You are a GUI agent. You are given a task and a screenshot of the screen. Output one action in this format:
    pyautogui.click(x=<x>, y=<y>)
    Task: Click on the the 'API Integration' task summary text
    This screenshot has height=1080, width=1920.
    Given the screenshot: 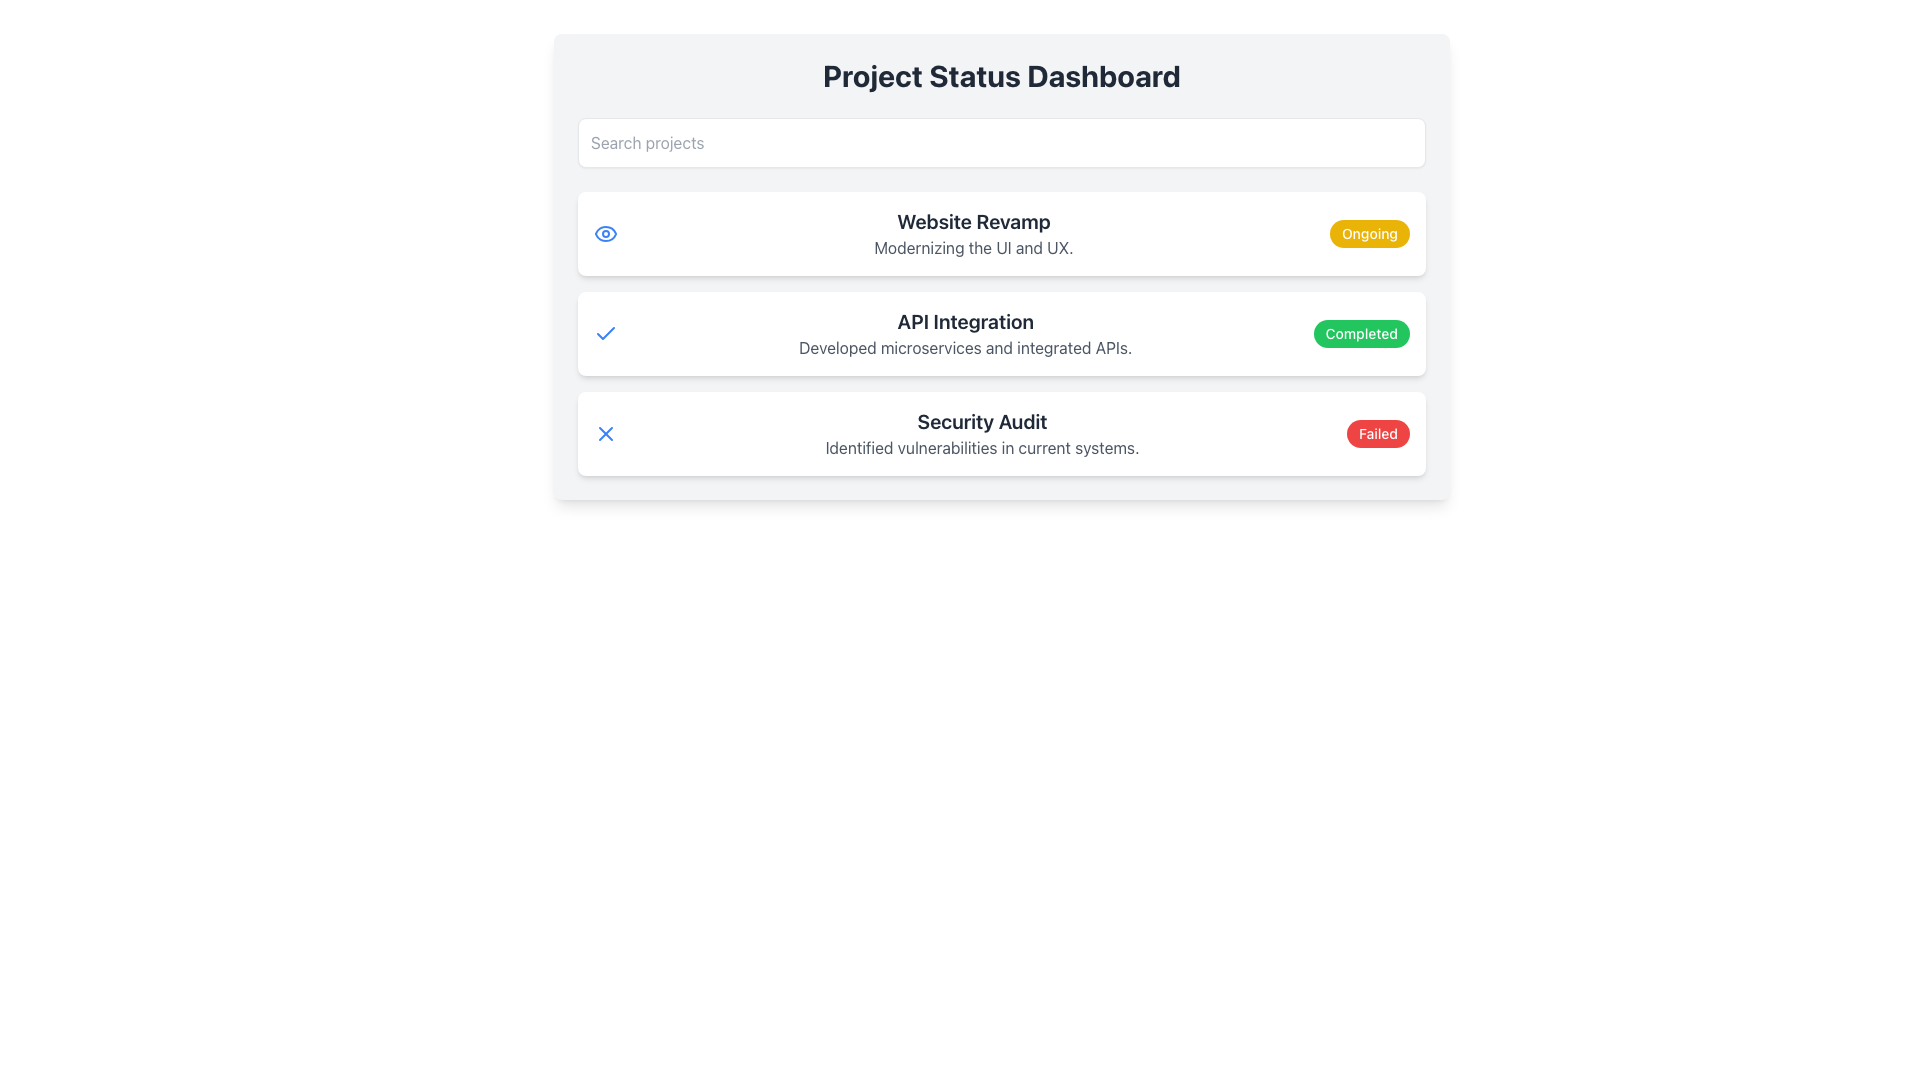 What is the action you would take?
    pyautogui.click(x=1002, y=333)
    